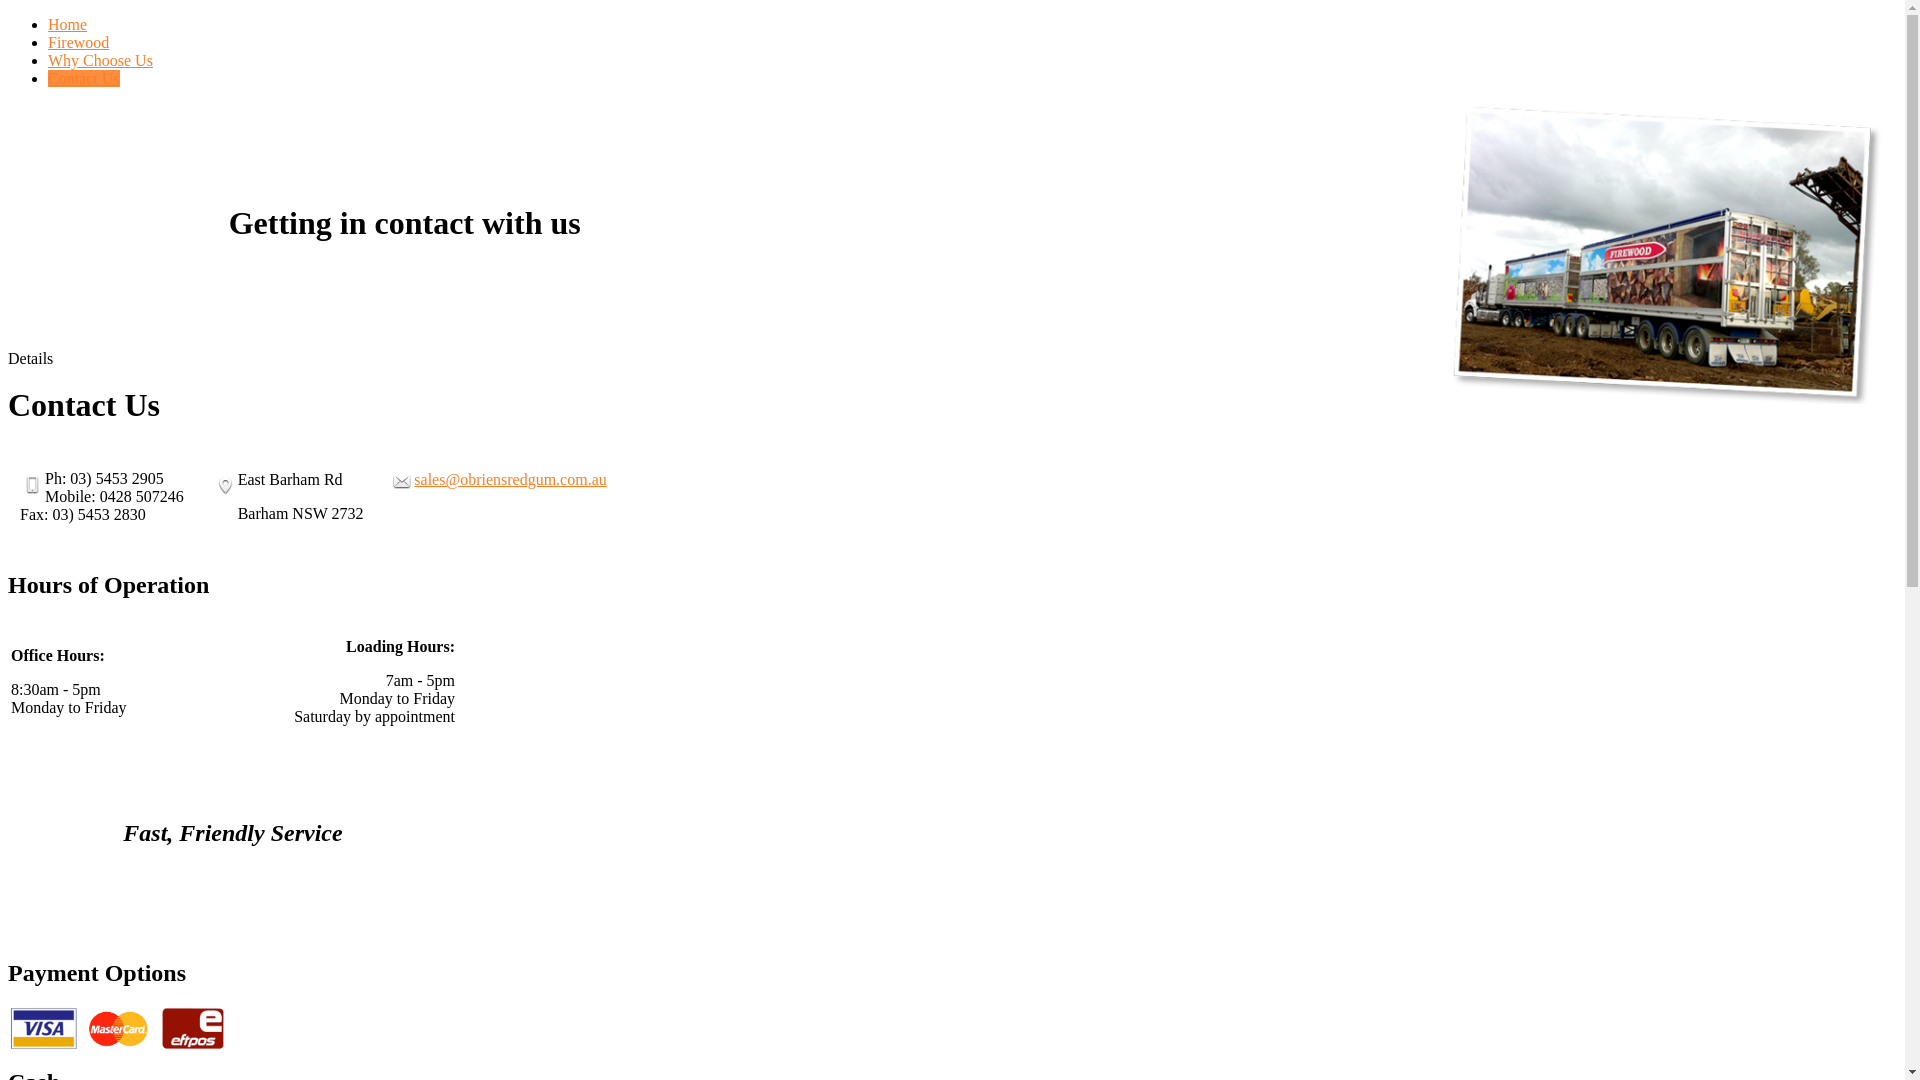 Image resolution: width=1920 pixels, height=1080 pixels. What do you see at coordinates (48, 59) in the screenshot?
I see `'Why Choose Us'` at bounding box center [48, 59].